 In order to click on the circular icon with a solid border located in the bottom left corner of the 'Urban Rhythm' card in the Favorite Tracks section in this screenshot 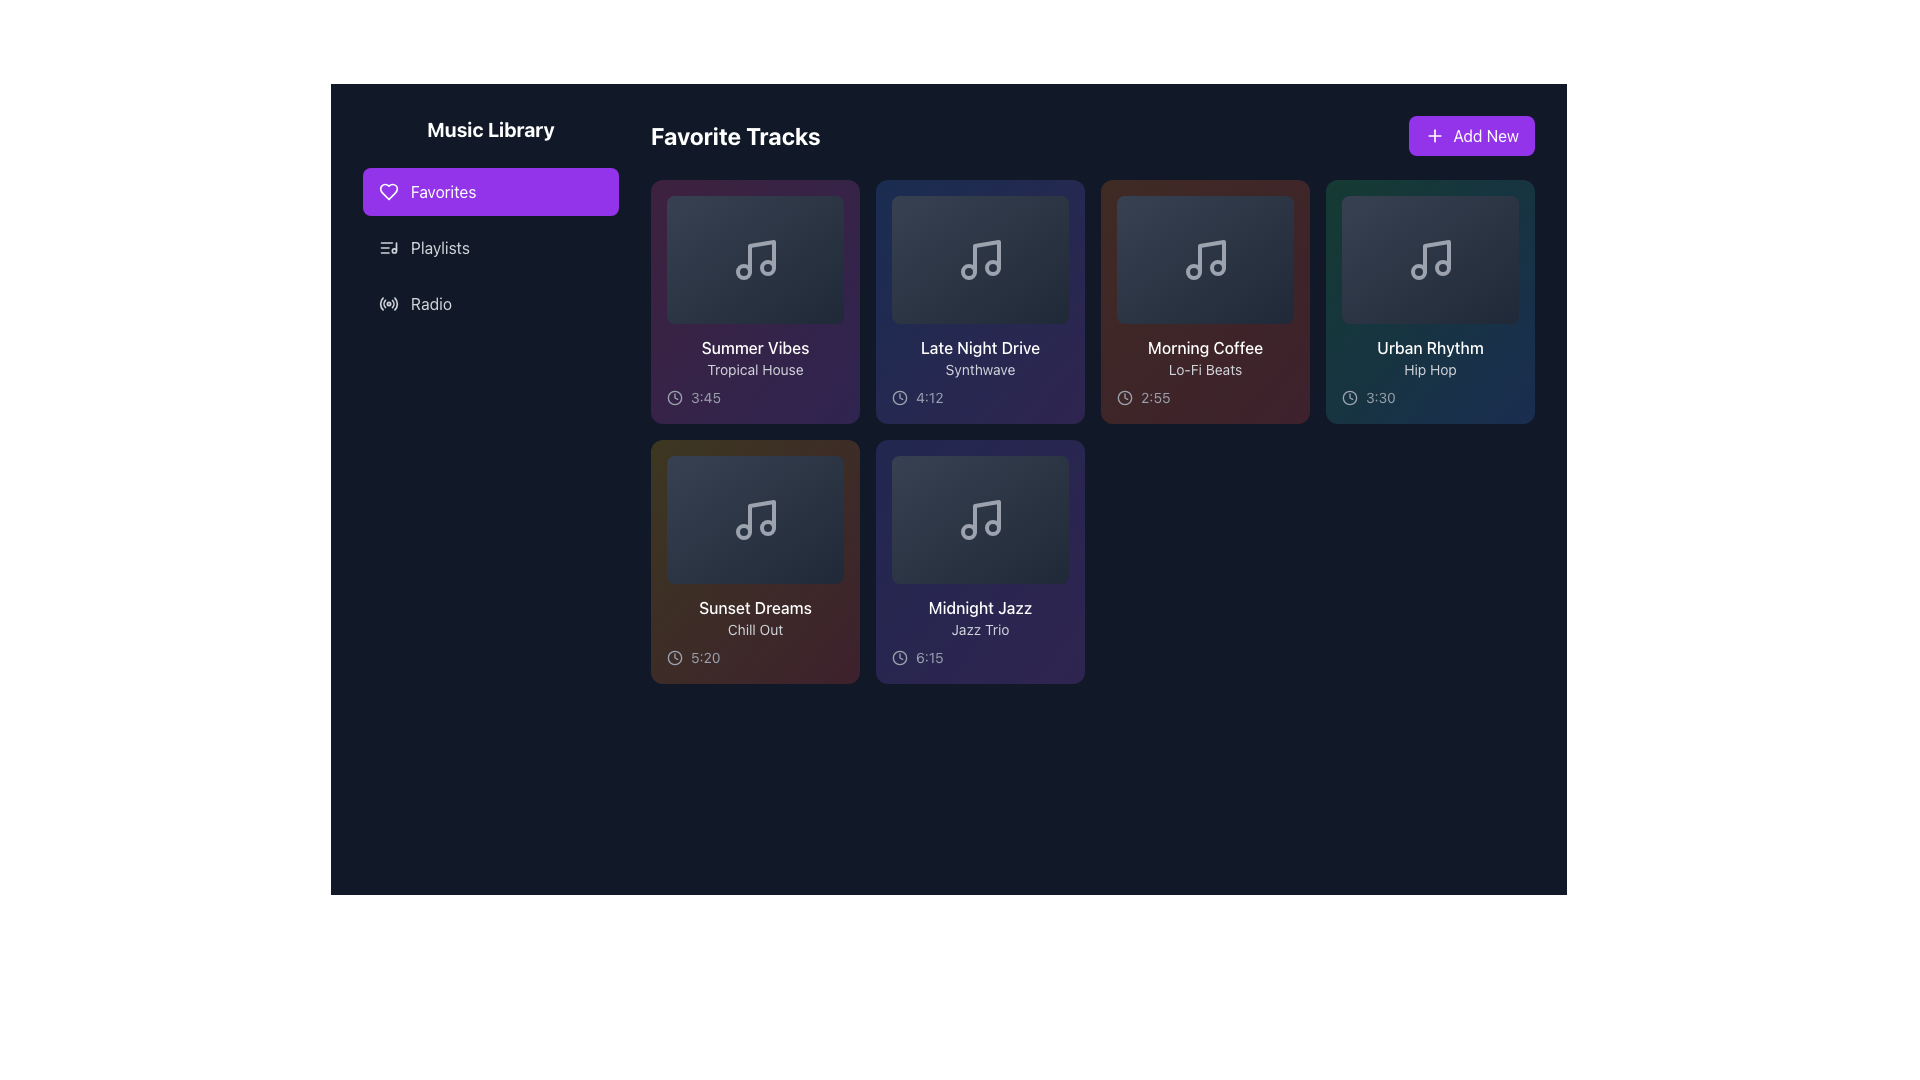, I will do `click(1349, 397)`.